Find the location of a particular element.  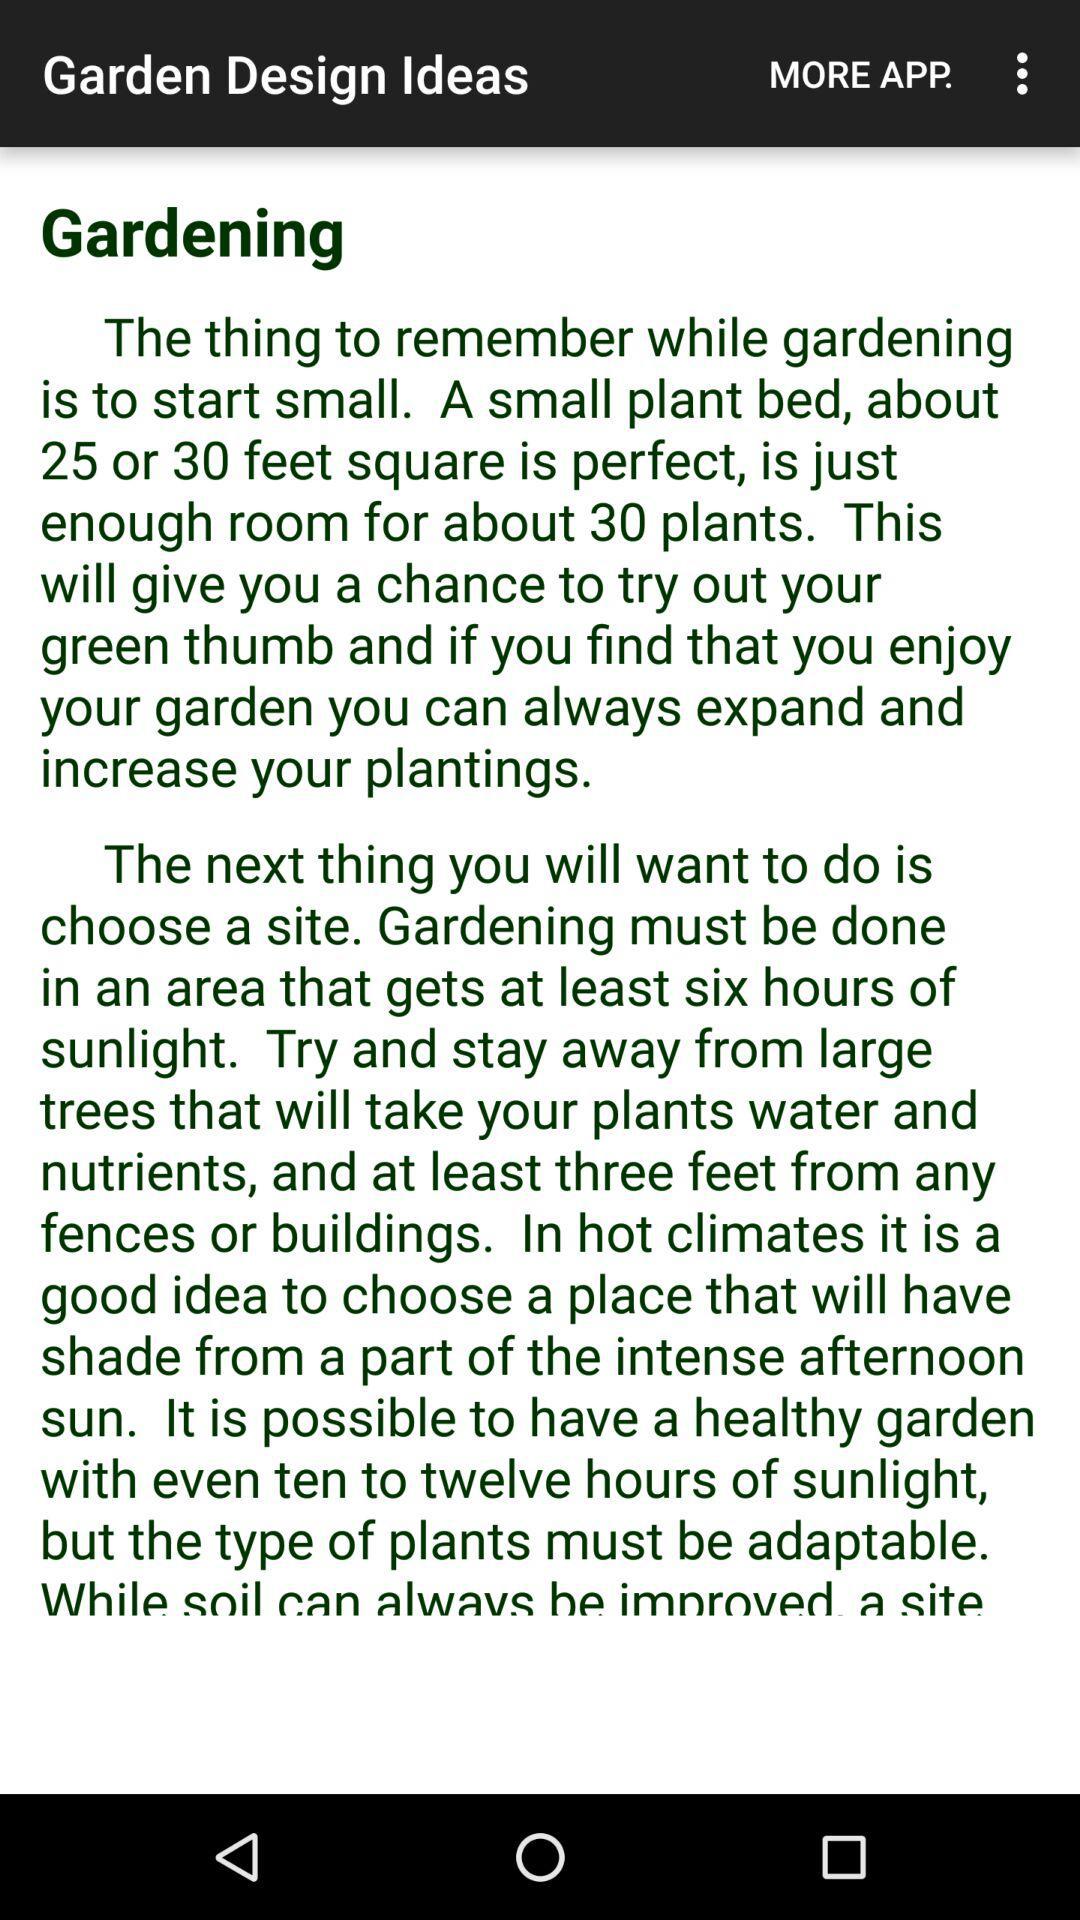

app to the right of garden design ideas is located at coordinates (860, 73).